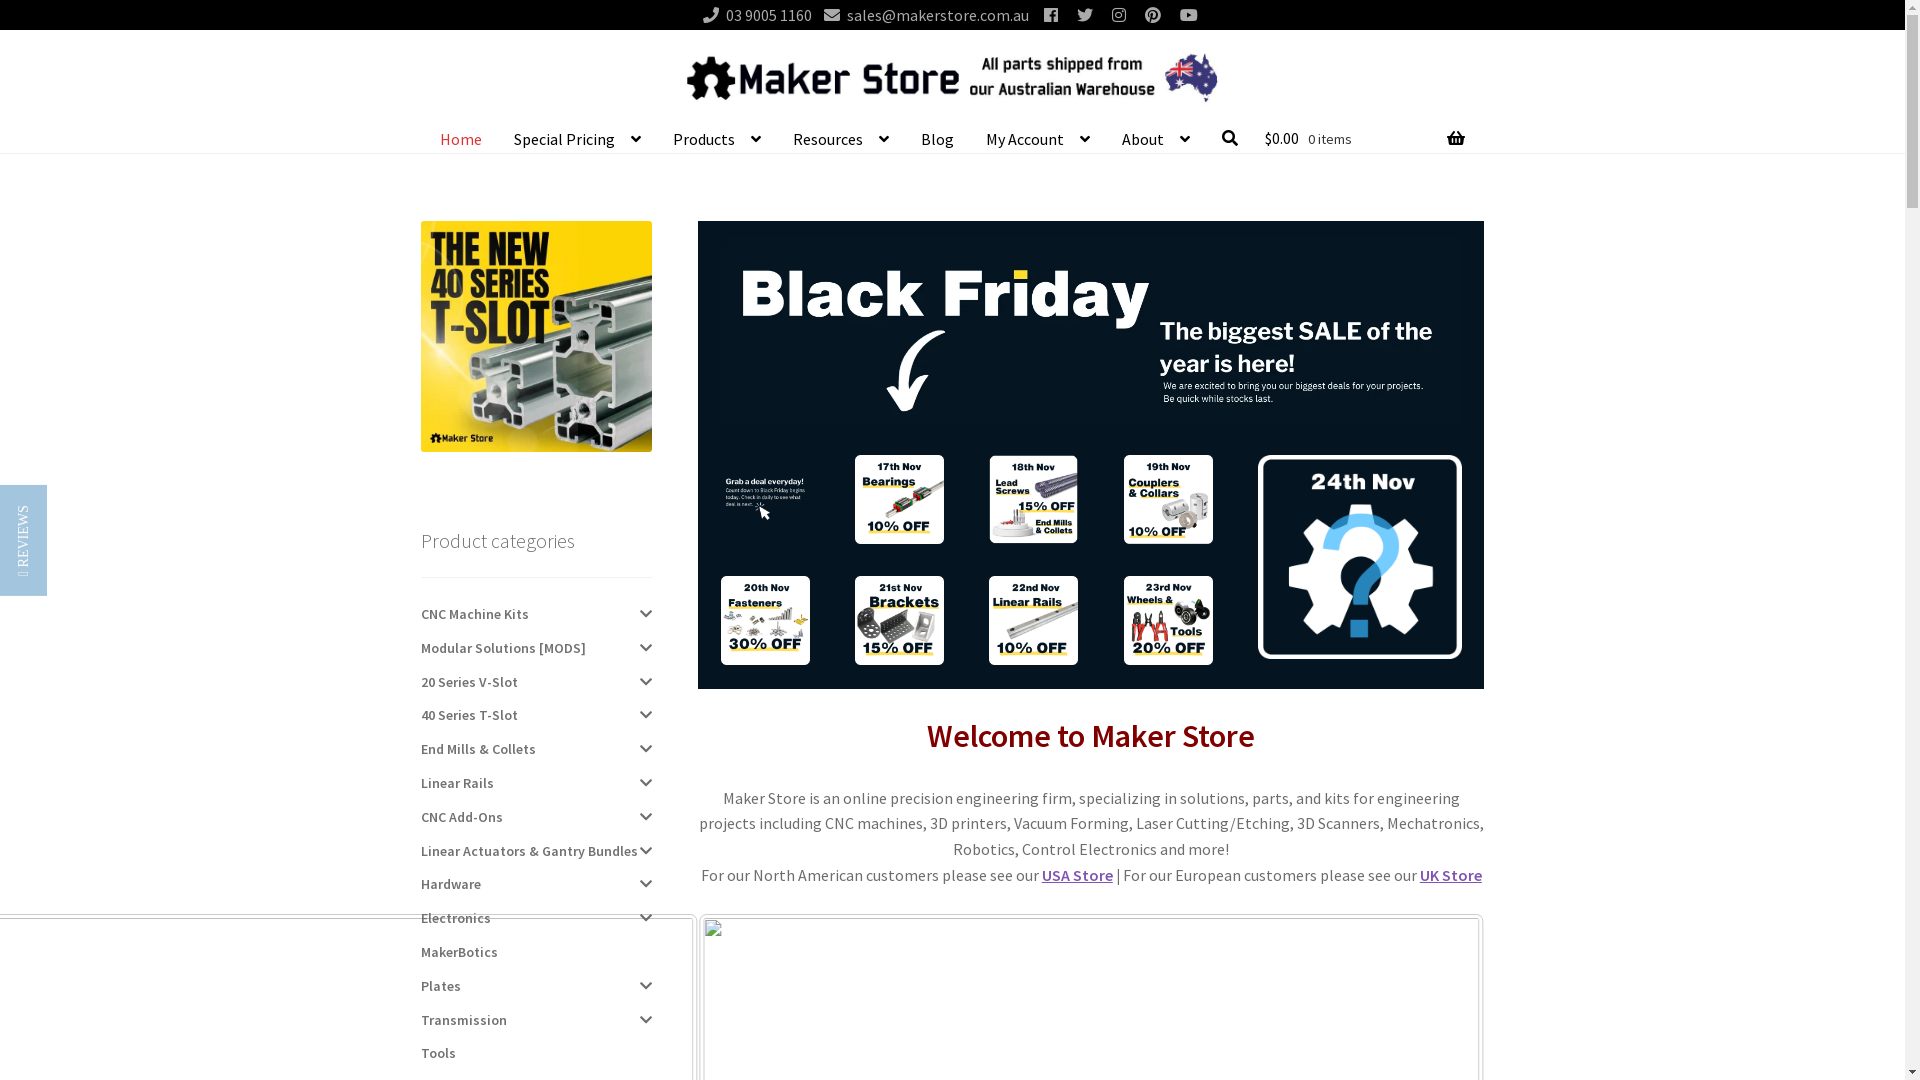 The height and width of the screenshot is (1080, 1920). Describe the element at coordinates (920, 15) in the screenshot. I see `'sales@makerstore.com.au'` at that location.